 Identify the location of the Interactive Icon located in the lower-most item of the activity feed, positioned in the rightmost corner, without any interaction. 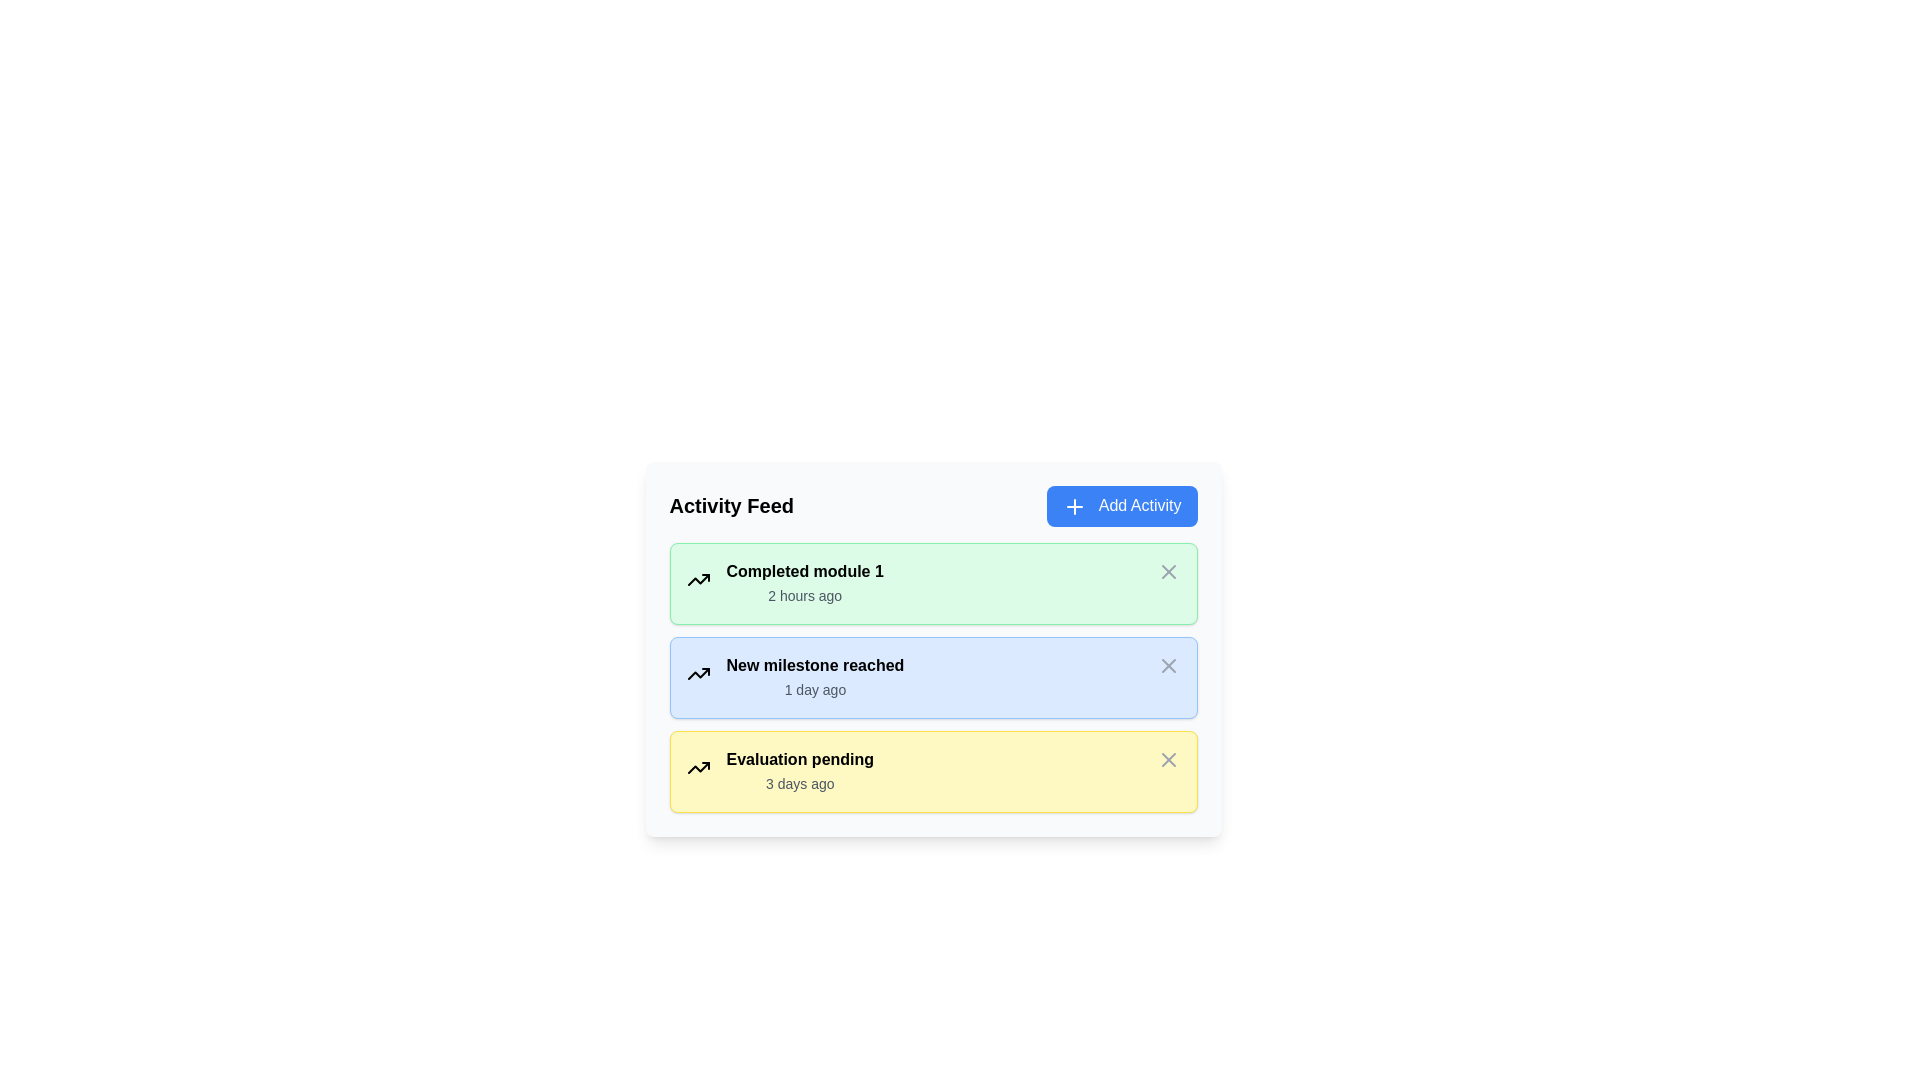
(1168, 759).